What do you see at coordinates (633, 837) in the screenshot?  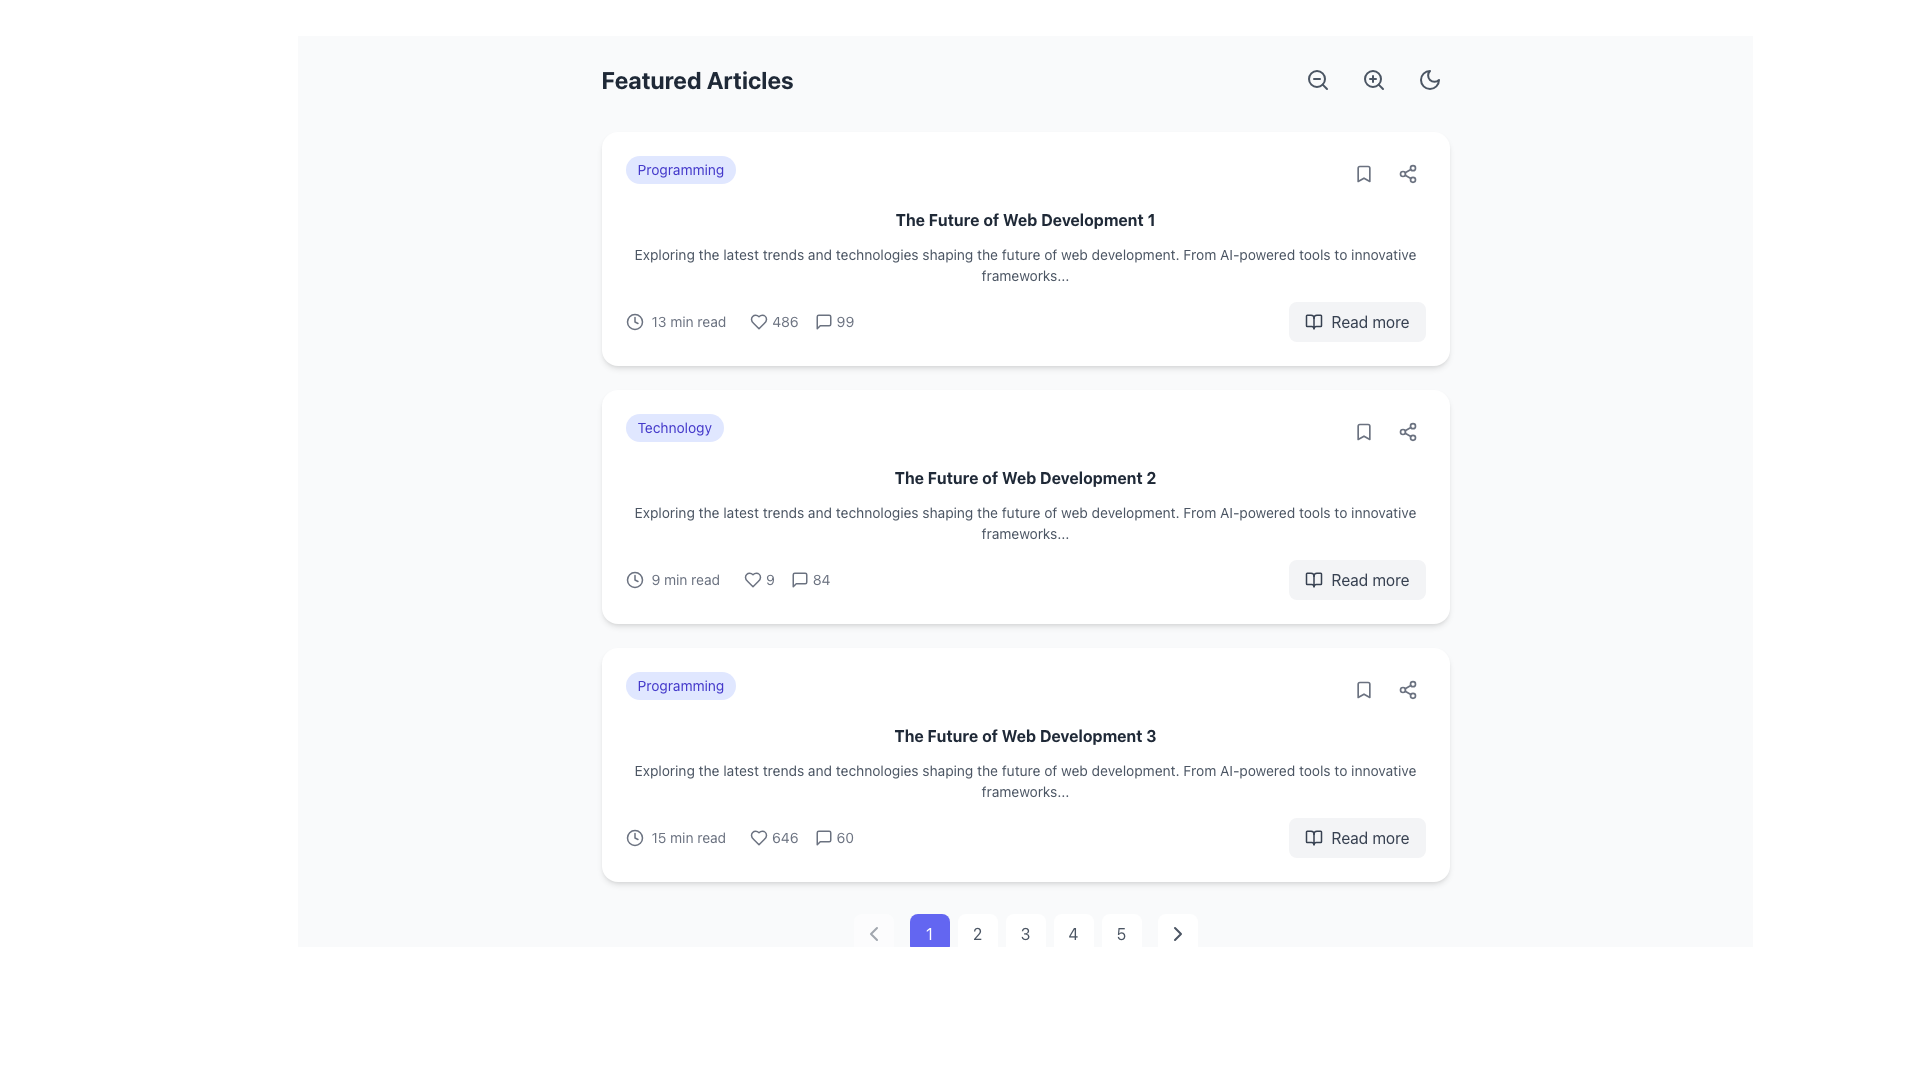 I see `the circular graphic element embedded within the clock icon located at the bottom section of the third content card, adjacent to the reading time text` at bounding box center [633, 837].